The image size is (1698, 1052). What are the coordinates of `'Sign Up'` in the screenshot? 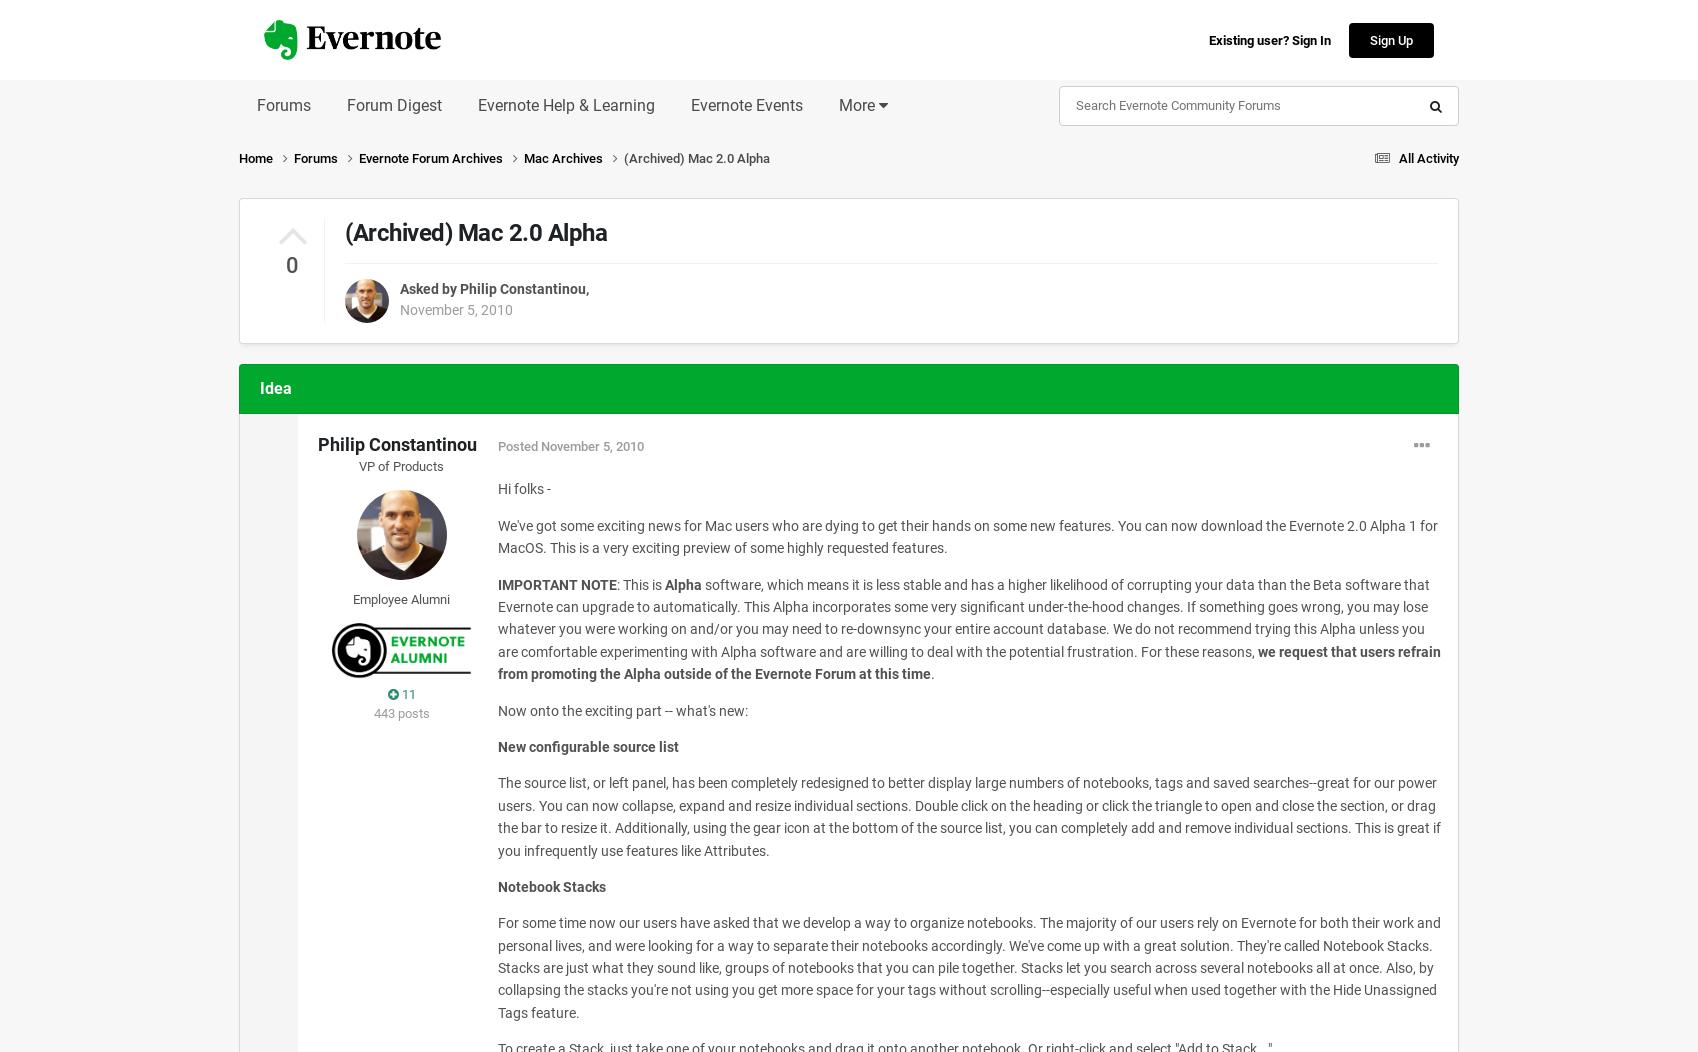 It's located at (1391, 39).